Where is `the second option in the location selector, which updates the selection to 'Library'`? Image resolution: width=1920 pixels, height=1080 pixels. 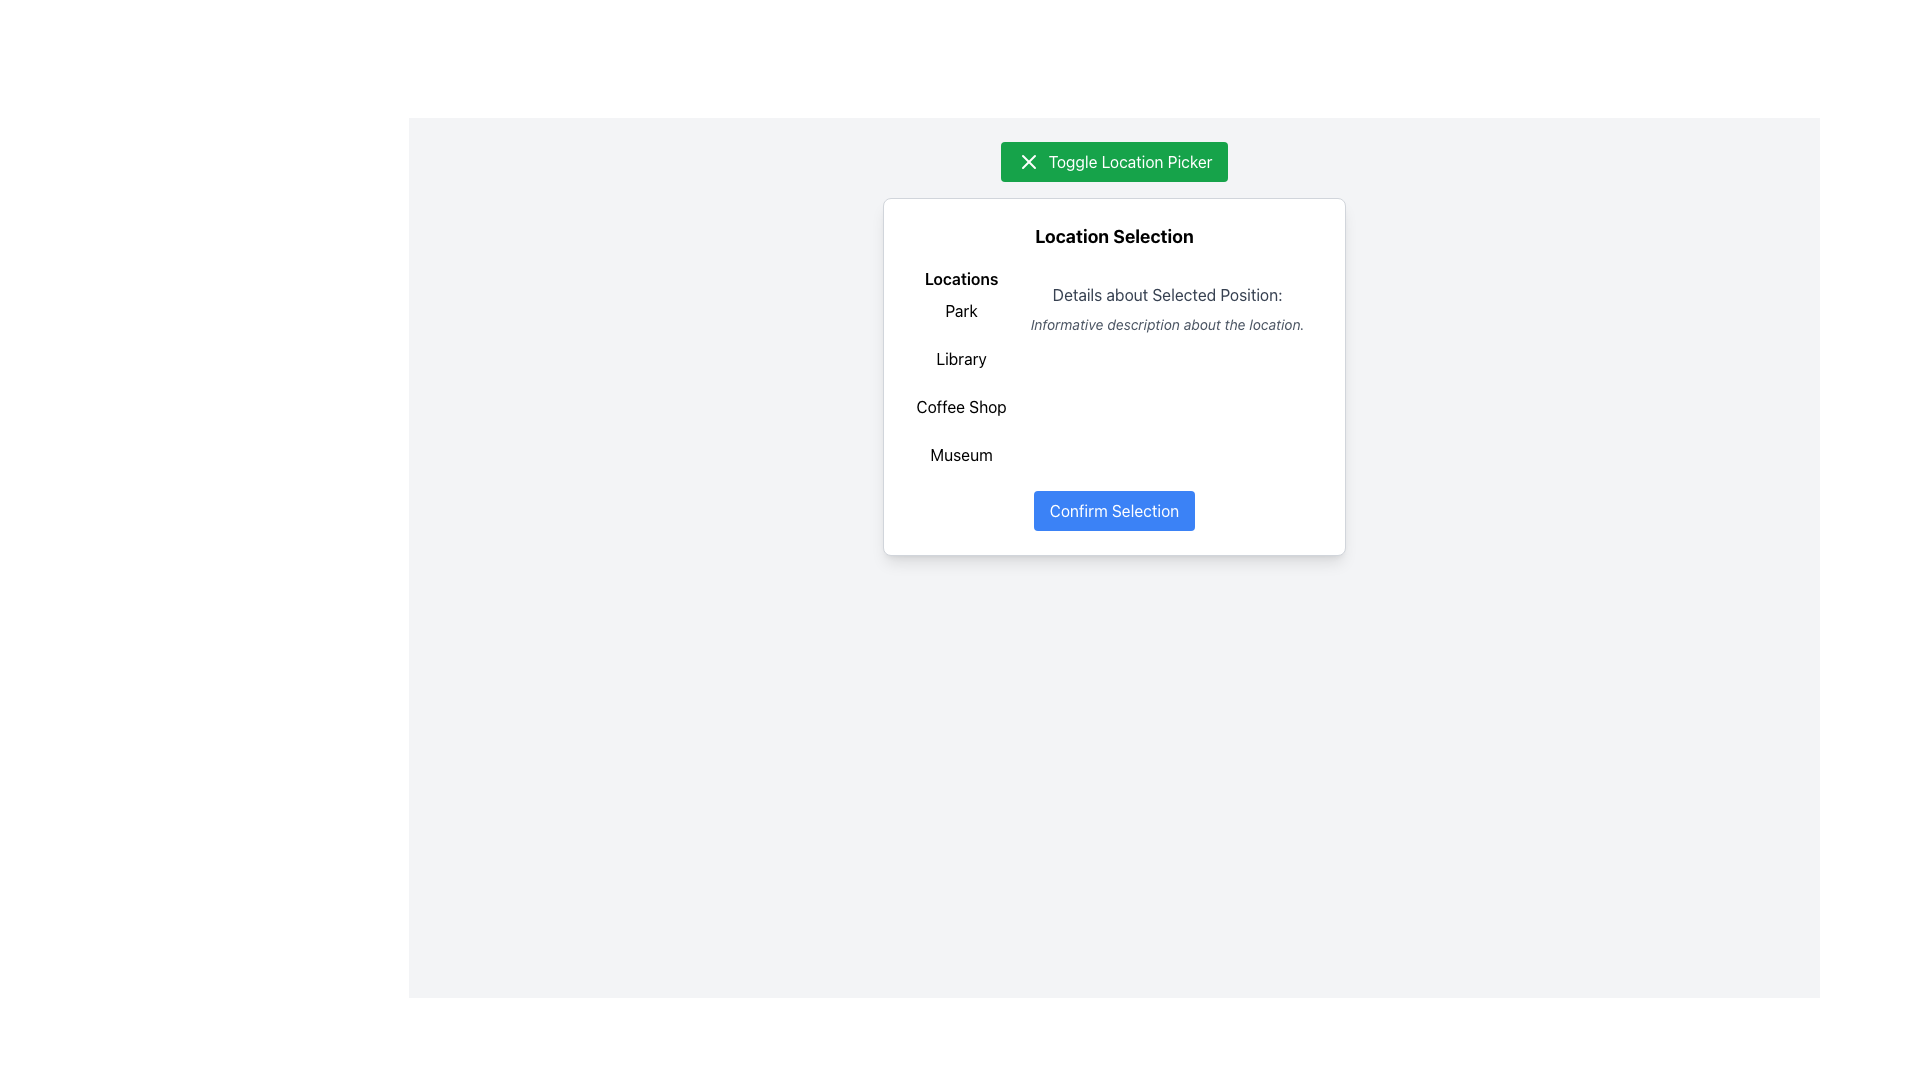 the second option in the location selector, which updates the selection to 'Library' is located at coordinates (961, 357).